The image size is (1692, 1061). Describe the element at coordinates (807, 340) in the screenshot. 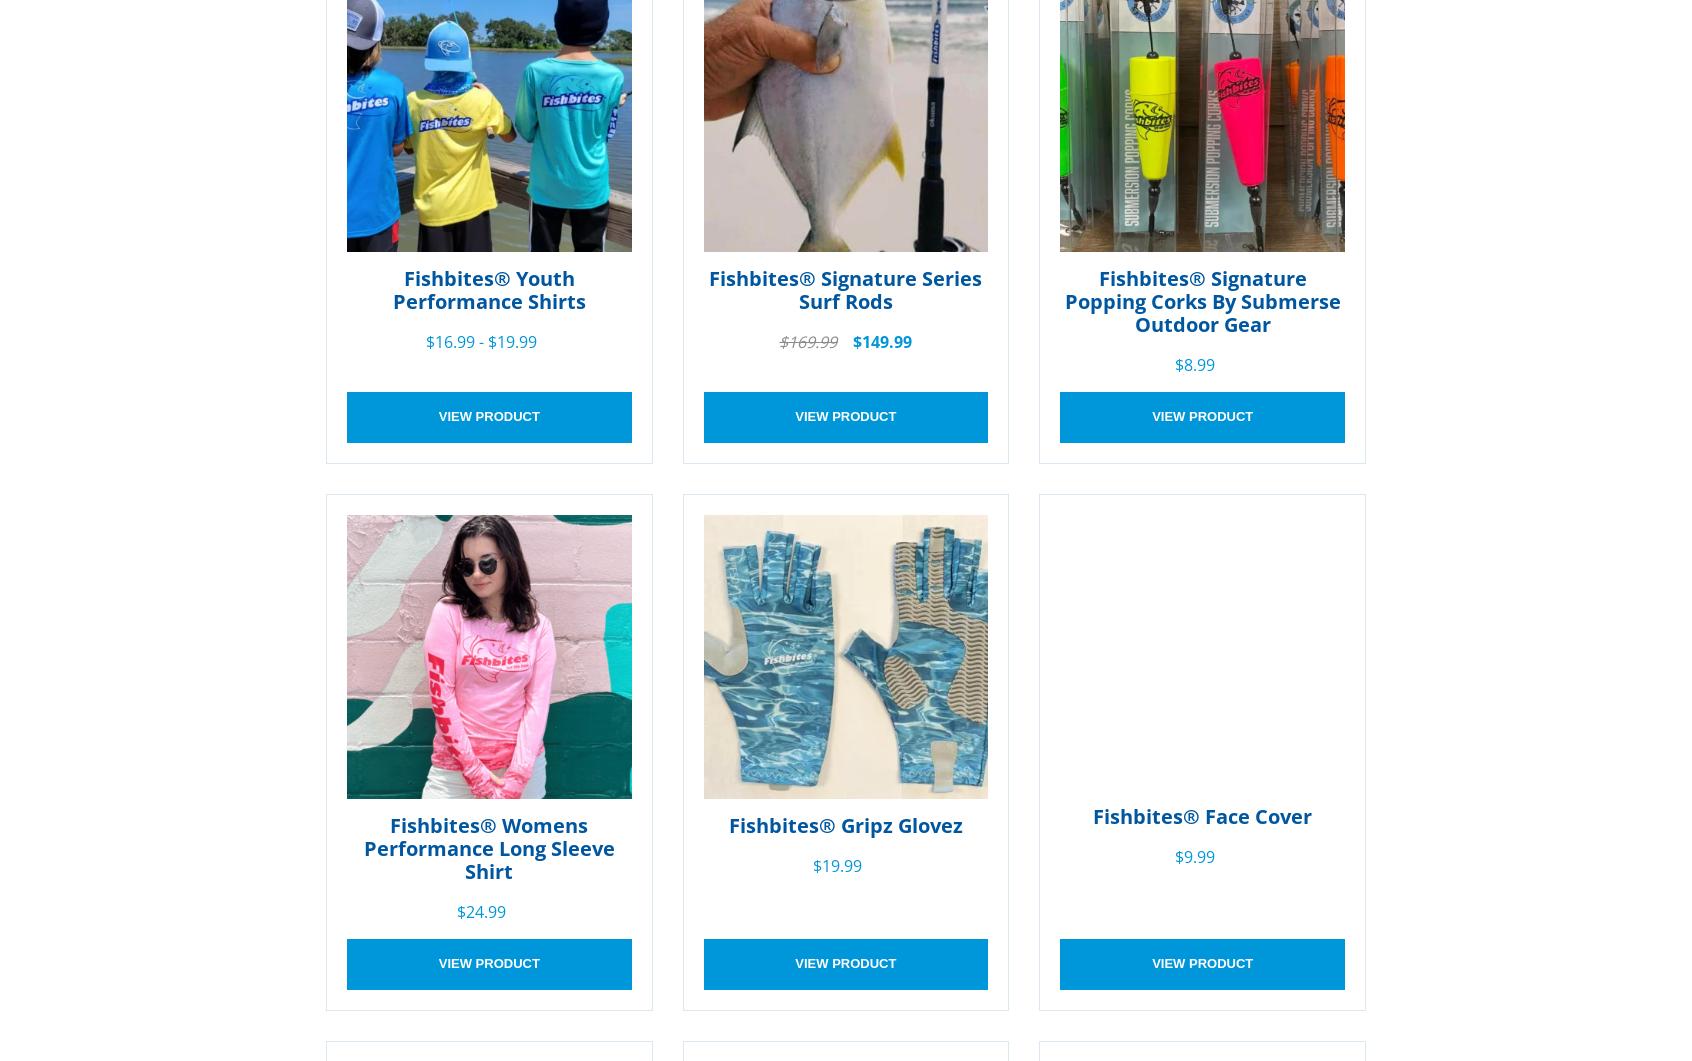

I see `'$169.99'` at that location.